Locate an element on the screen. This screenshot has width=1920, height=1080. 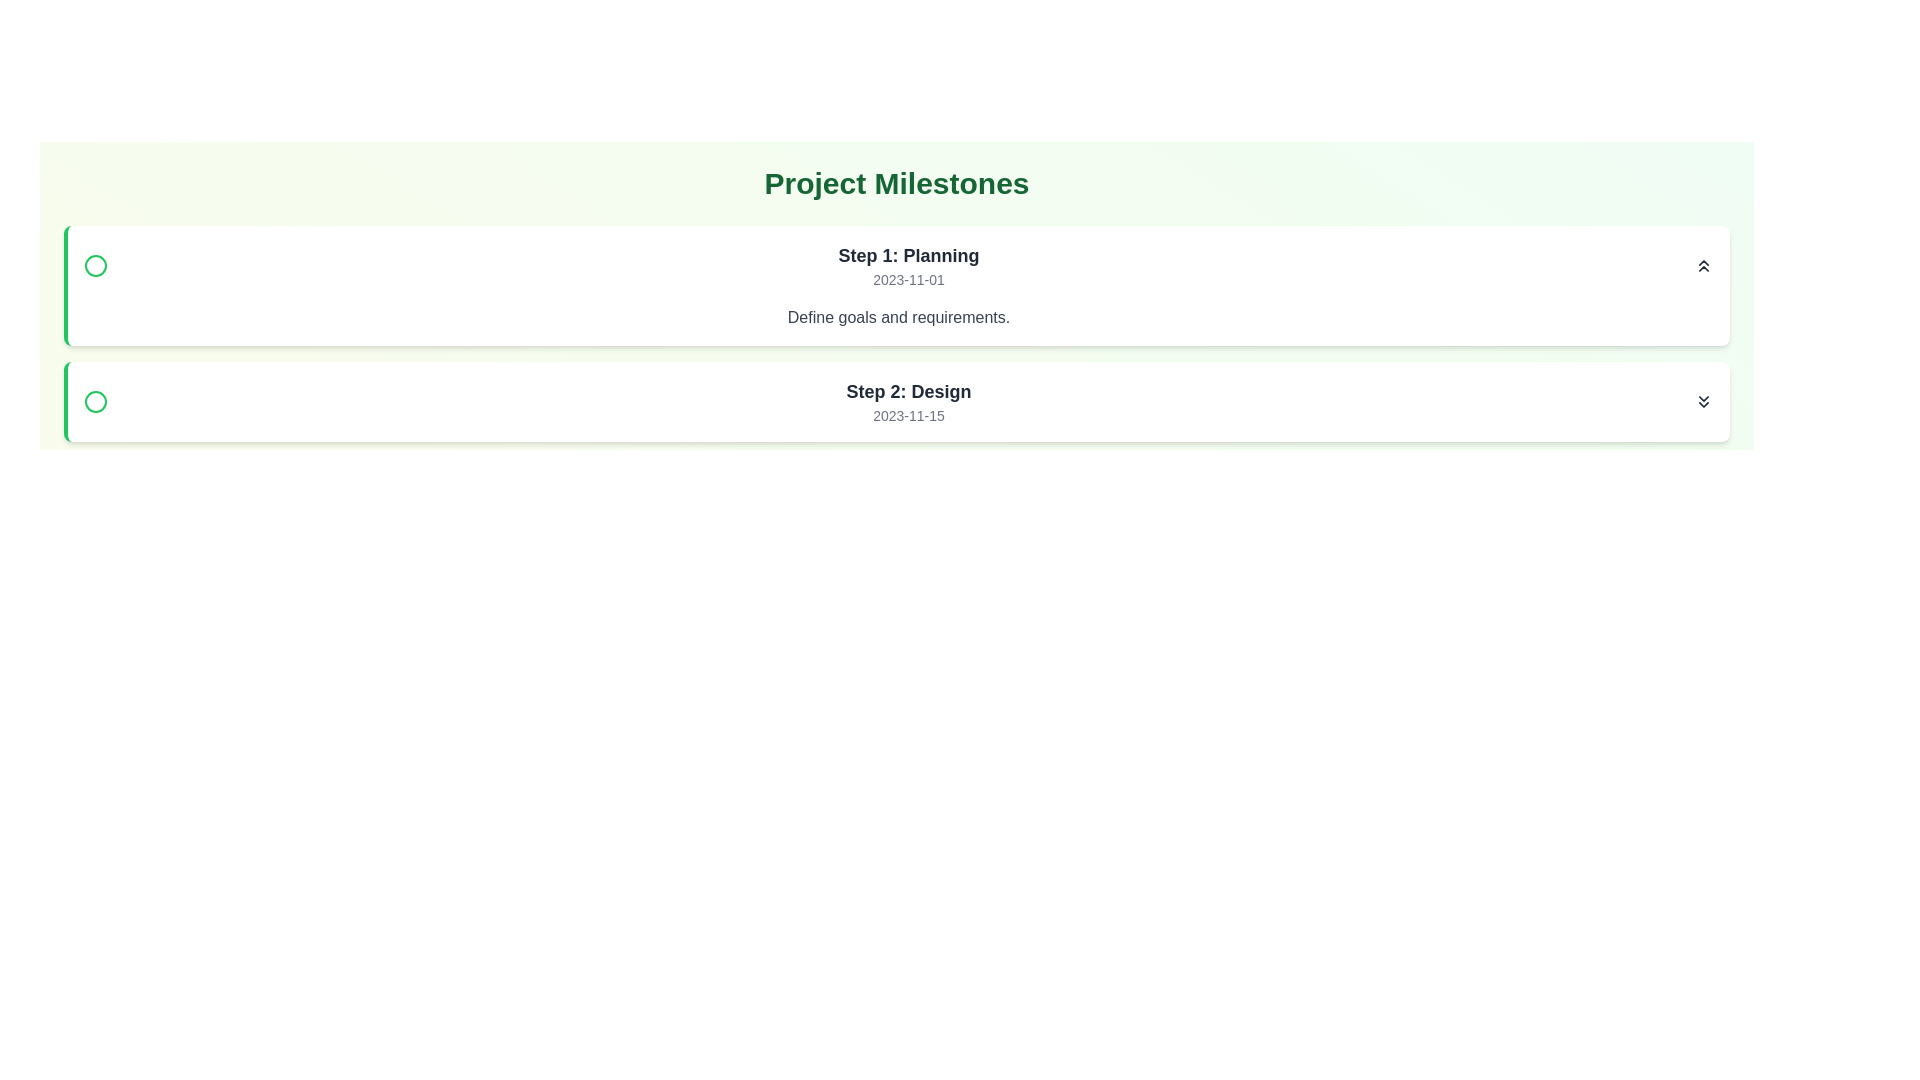
text information displayed in the Textual Information Display, which shows 'Step 1: Planning' and the date '2023-11-01', located centrally in the first milestone card under 'Project Milestones' is located at coordinates (907, 265).